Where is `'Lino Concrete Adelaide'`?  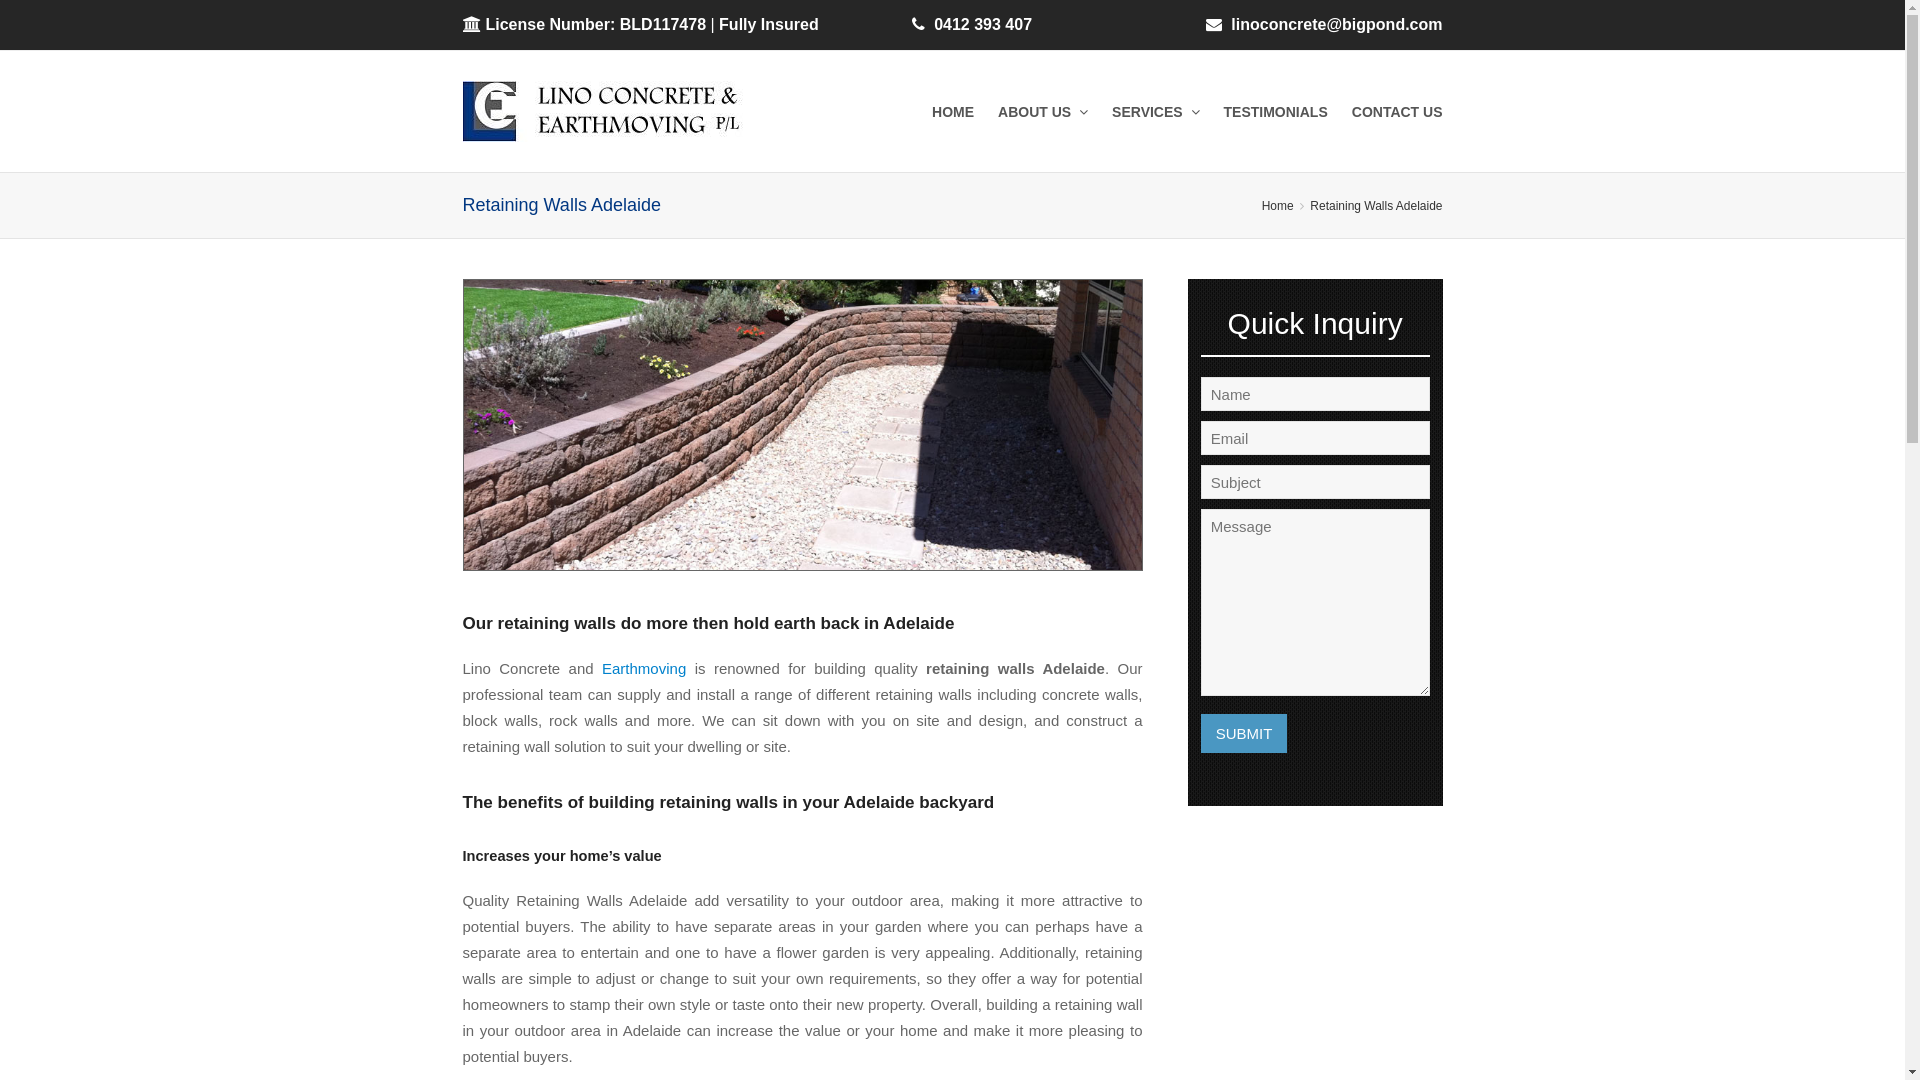 'Lino Concrete Adelaide' is located at coordinates (619, 111).